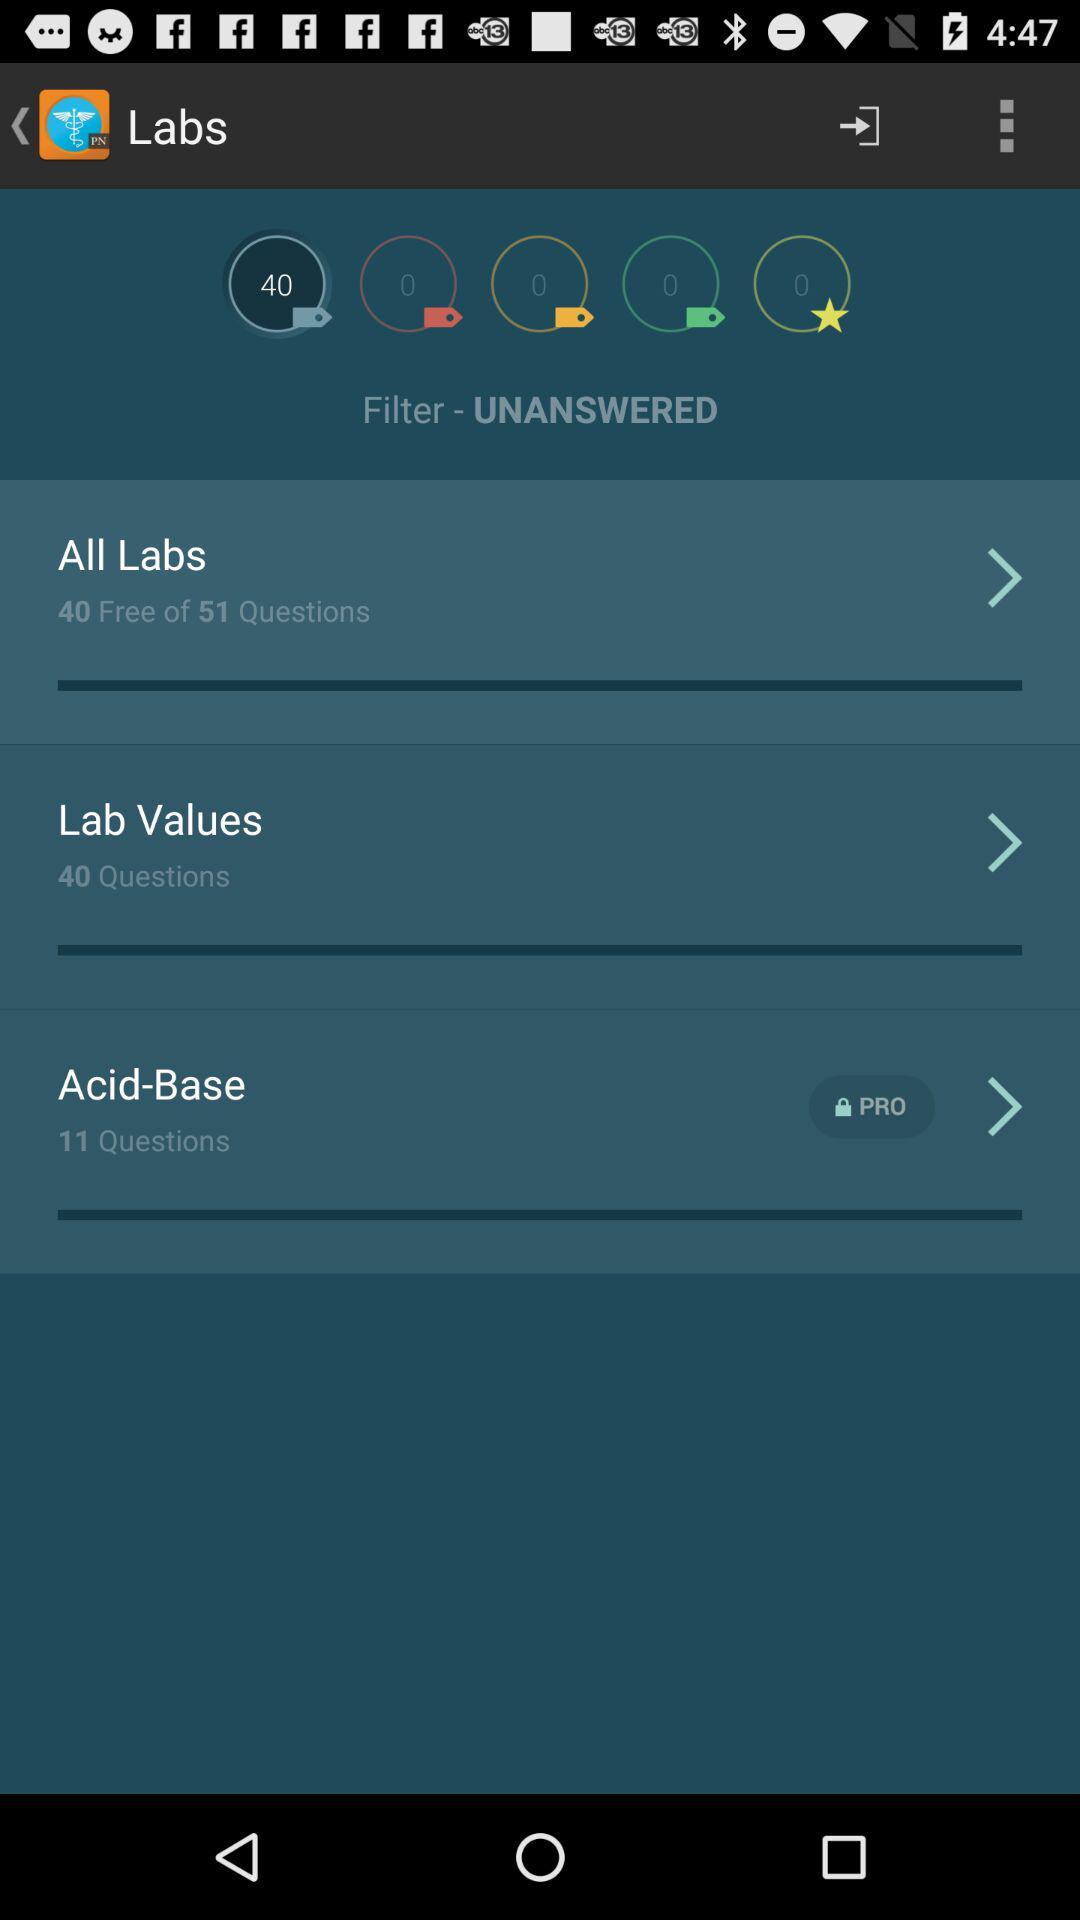  I want to click on choose category 4, so click(670, 282).